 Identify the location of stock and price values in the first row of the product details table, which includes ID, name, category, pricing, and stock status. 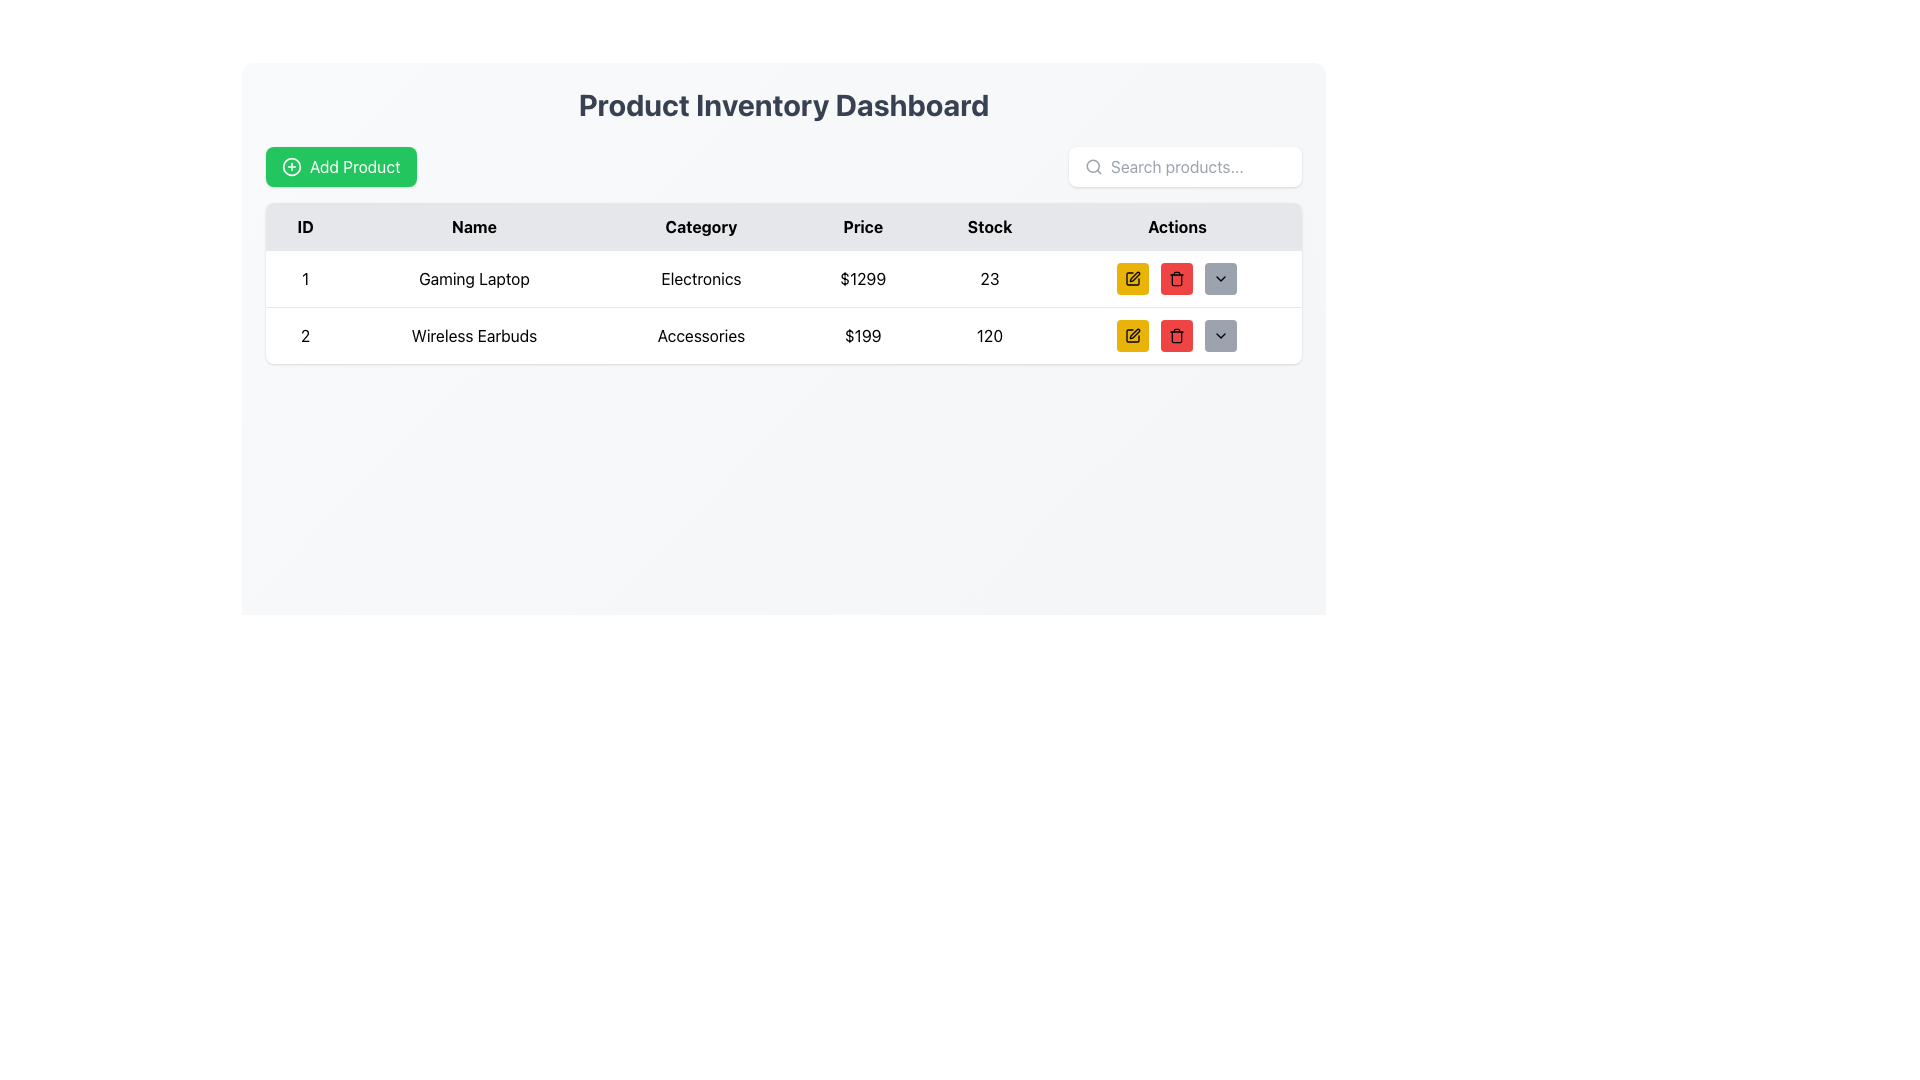
(782, 278).